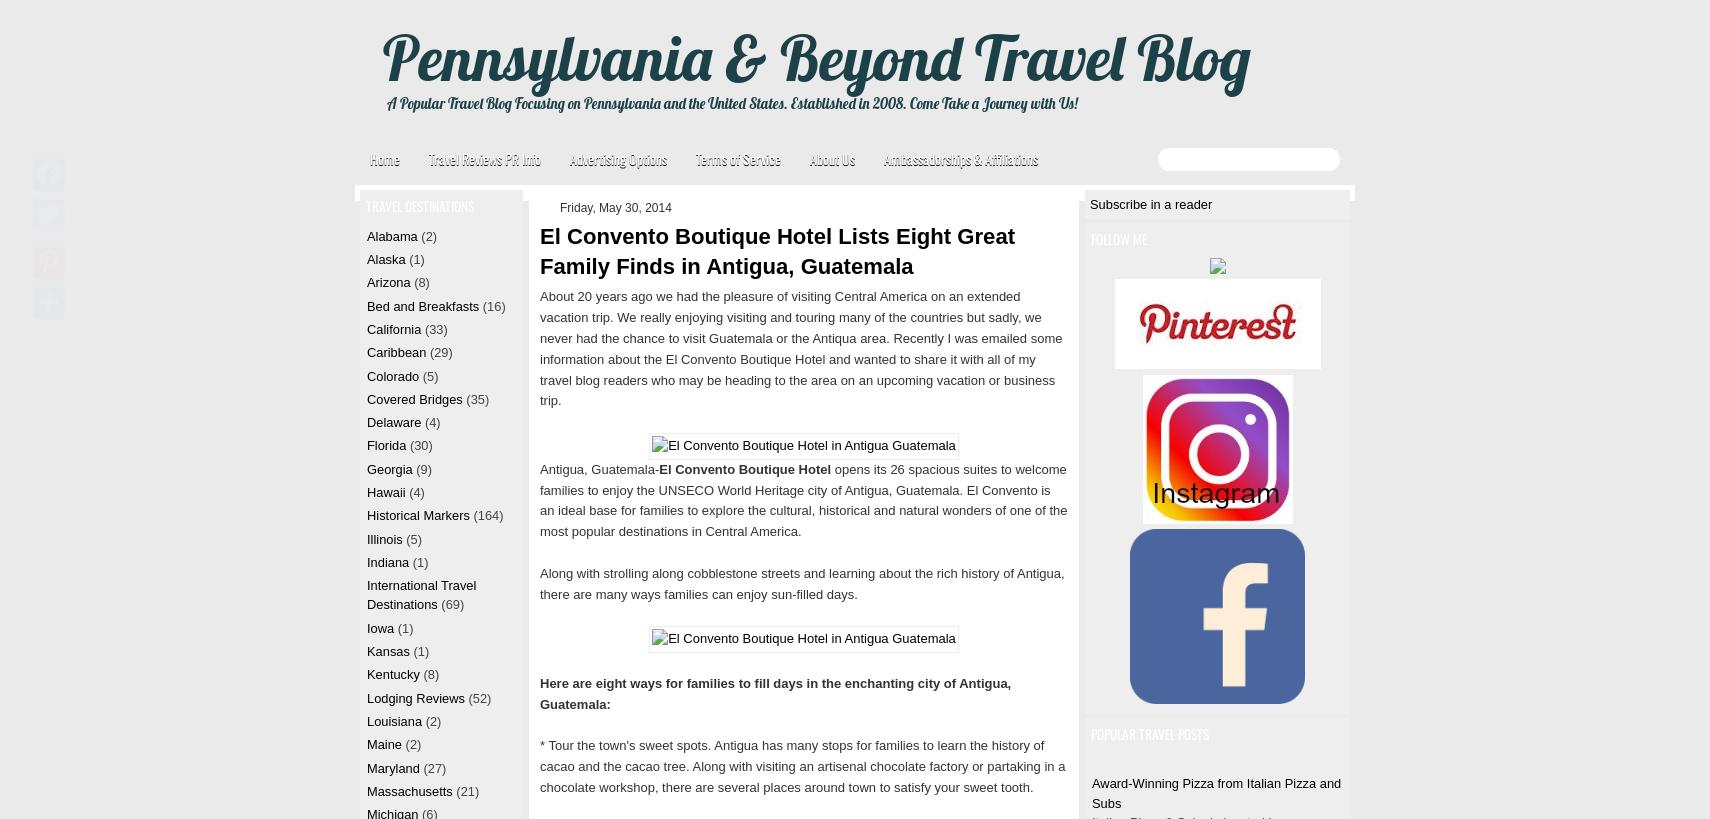  What do you see at coordinates (420, 594) in the screenshot?
I see `'International Travel Destinations'` at bounding box center [420, 594].